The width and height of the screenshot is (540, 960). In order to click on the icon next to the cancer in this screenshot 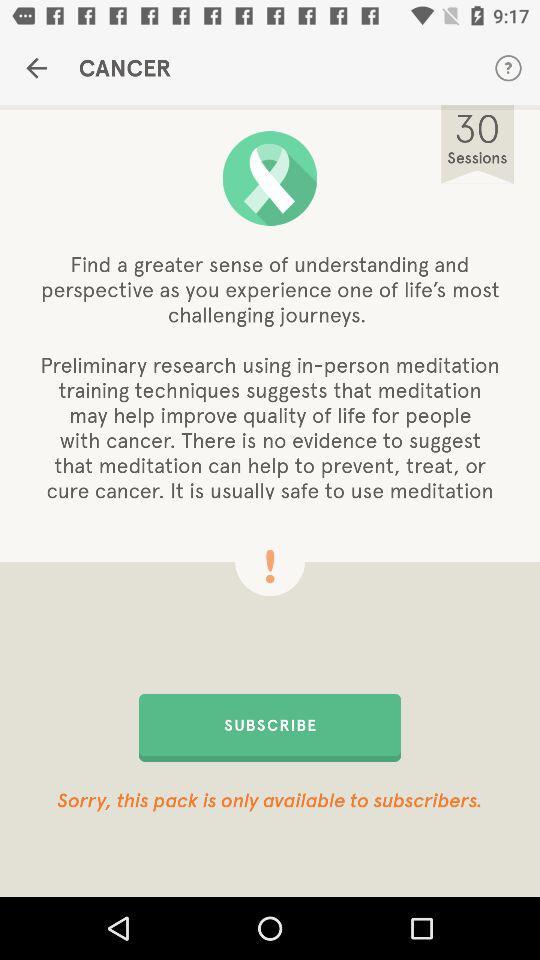, I will do `click(508, 68)`.